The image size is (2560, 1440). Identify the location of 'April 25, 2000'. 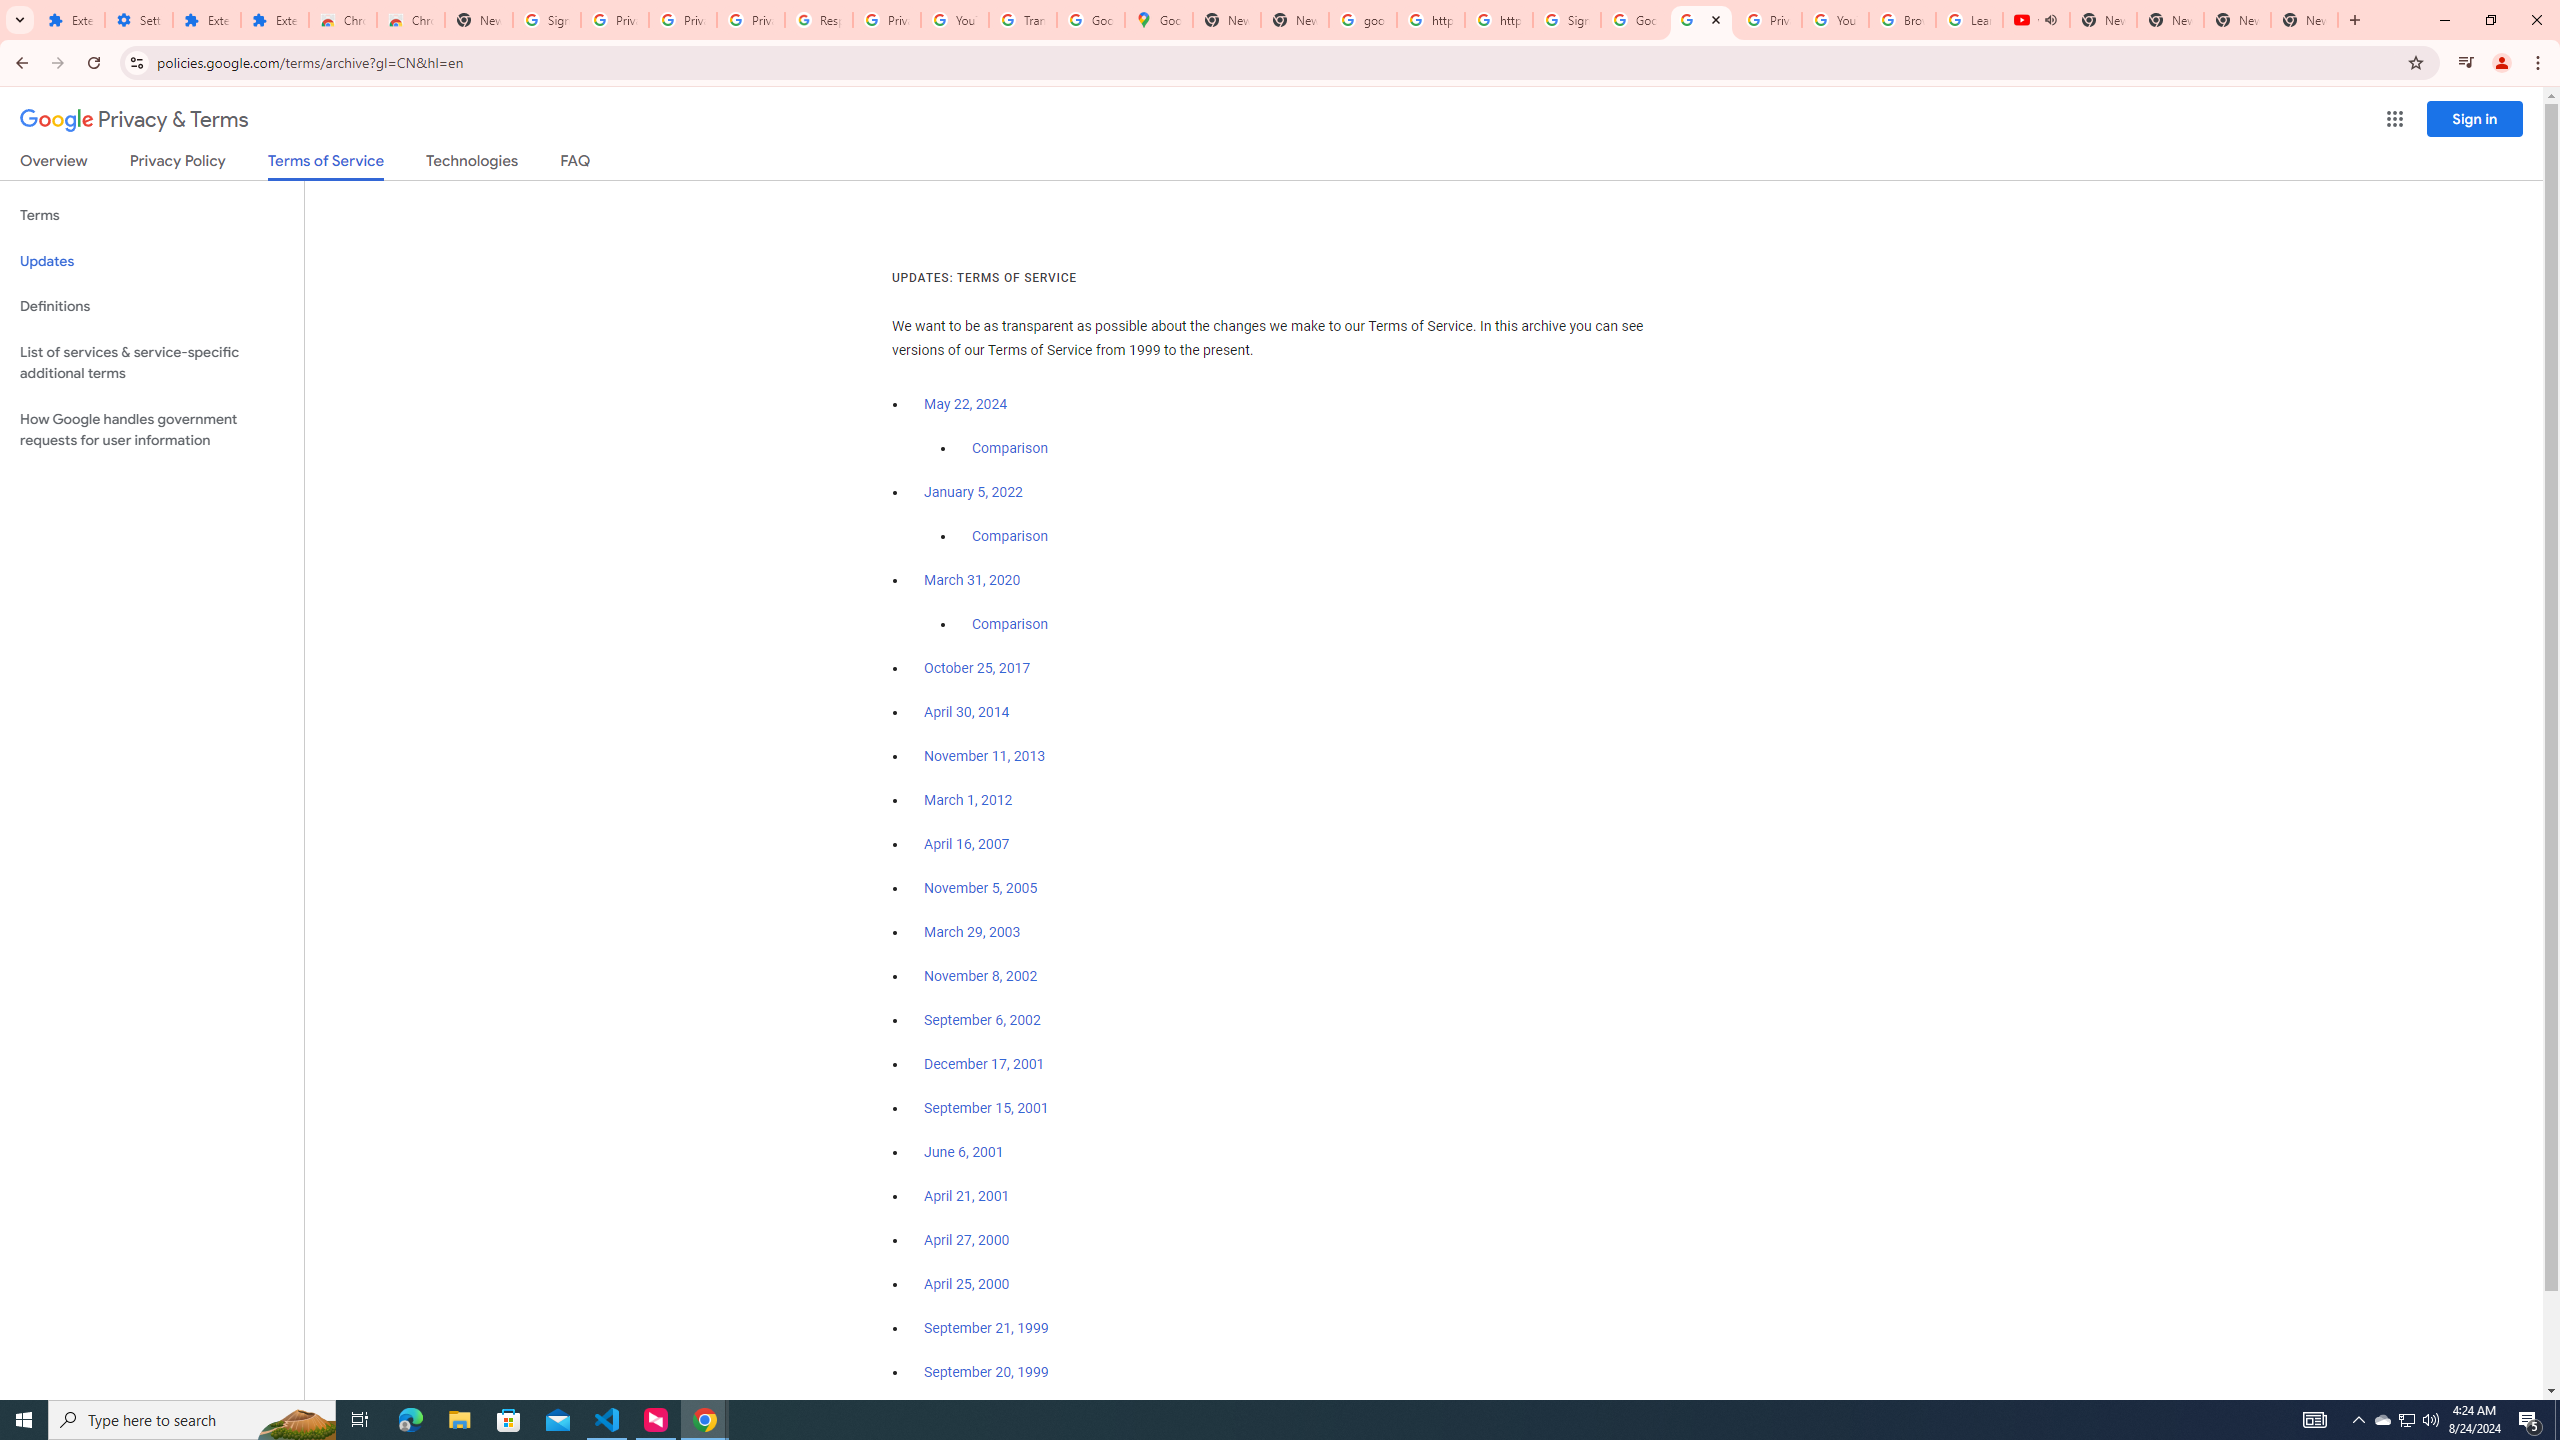
(966, 1282).